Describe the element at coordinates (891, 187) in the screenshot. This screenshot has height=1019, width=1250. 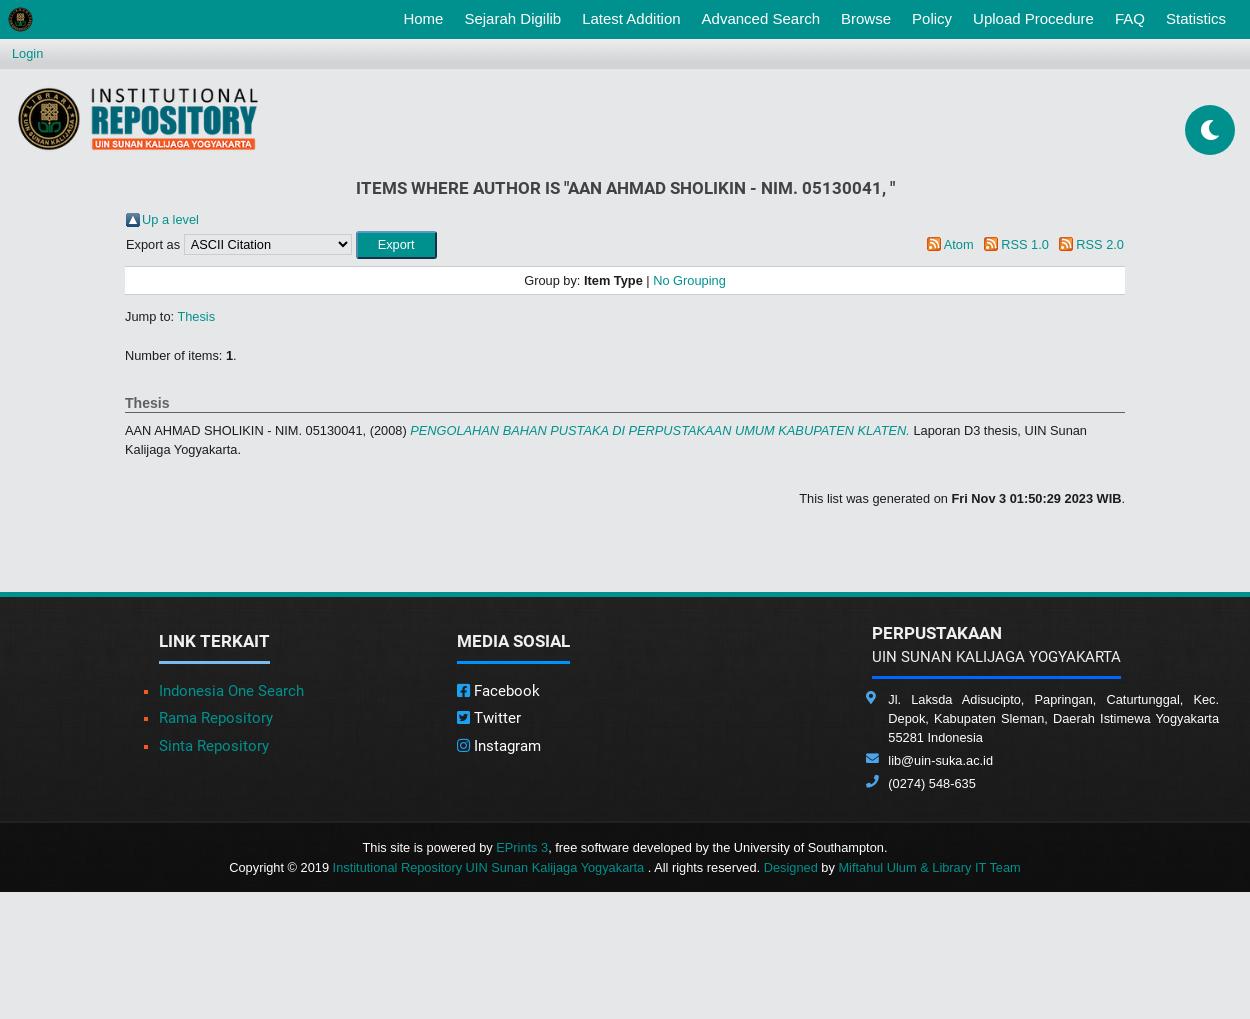
I see `'"'` at that location.